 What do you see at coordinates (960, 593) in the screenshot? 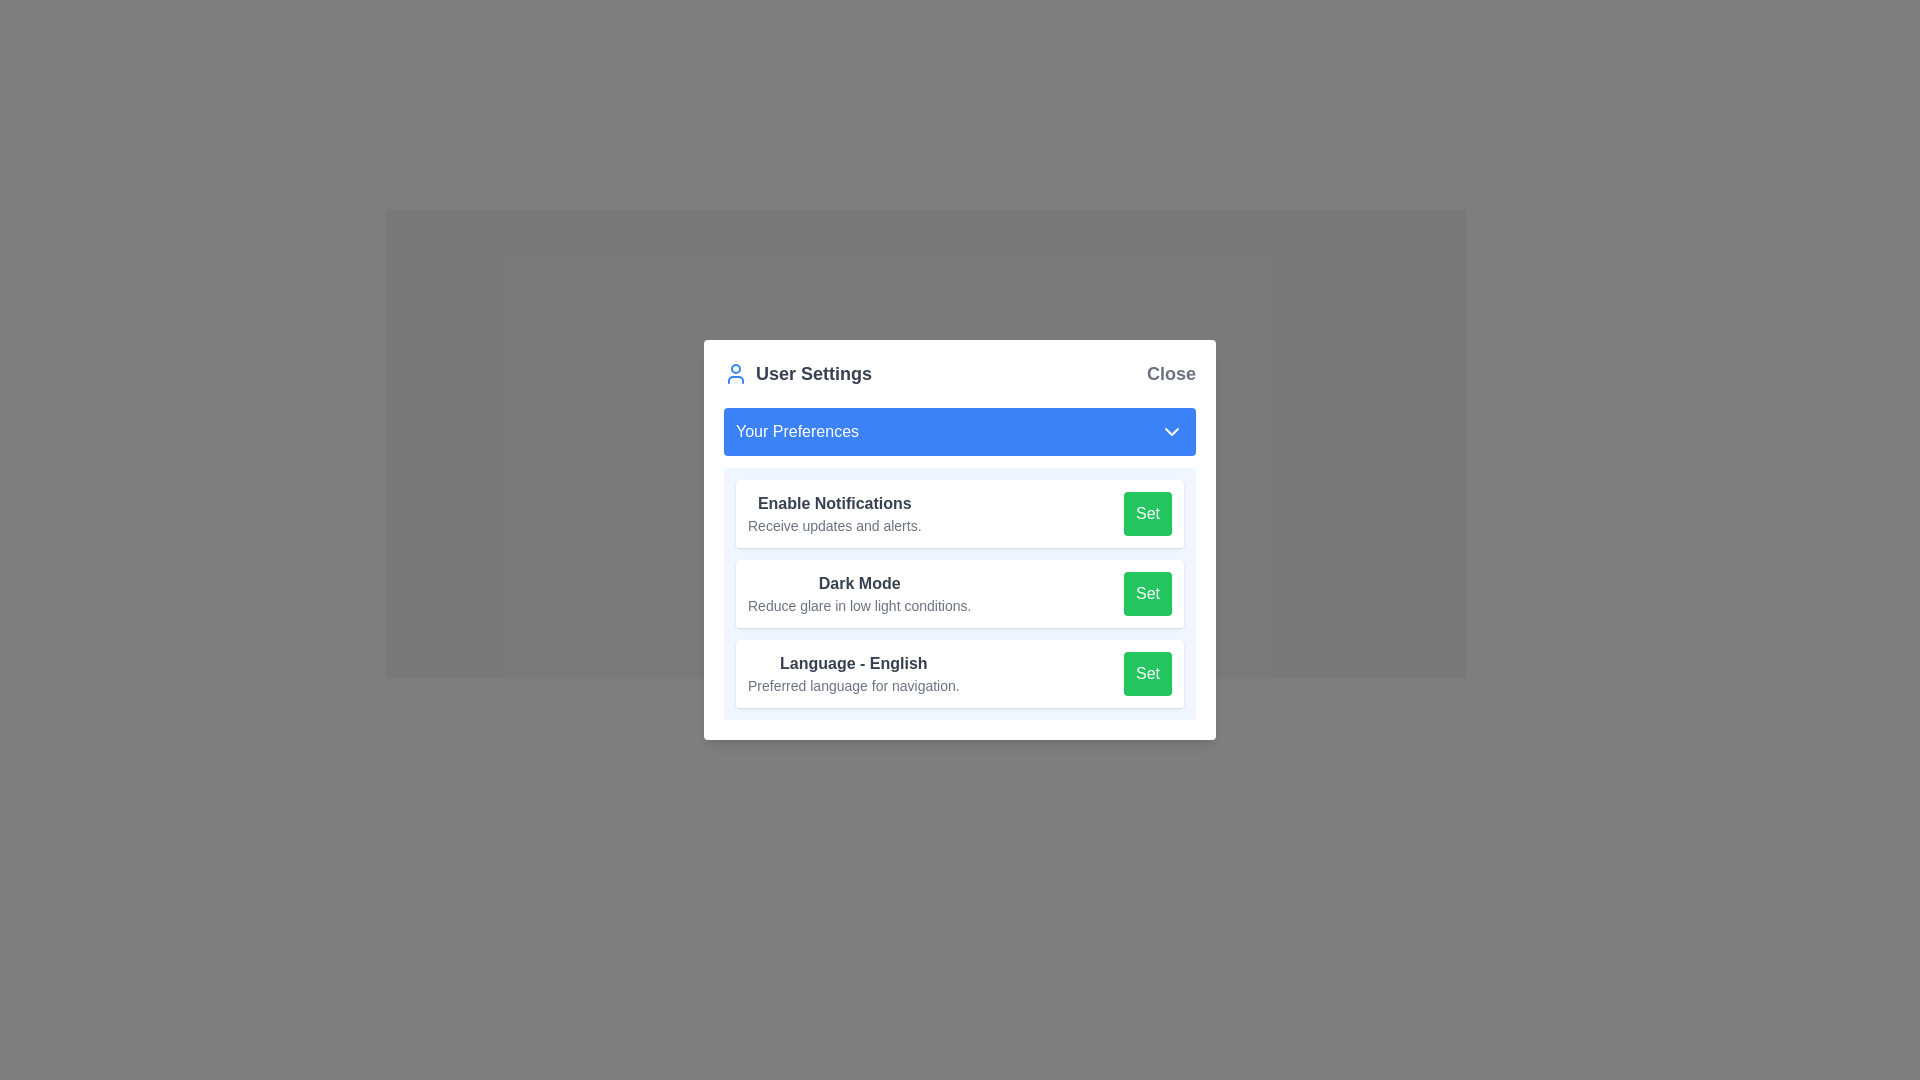
I see `the 'Dark Mode' setting option button, which is located between 'Enable Notifications' and 'Language - English' in the settings menu` at bounding box center [960, 593].